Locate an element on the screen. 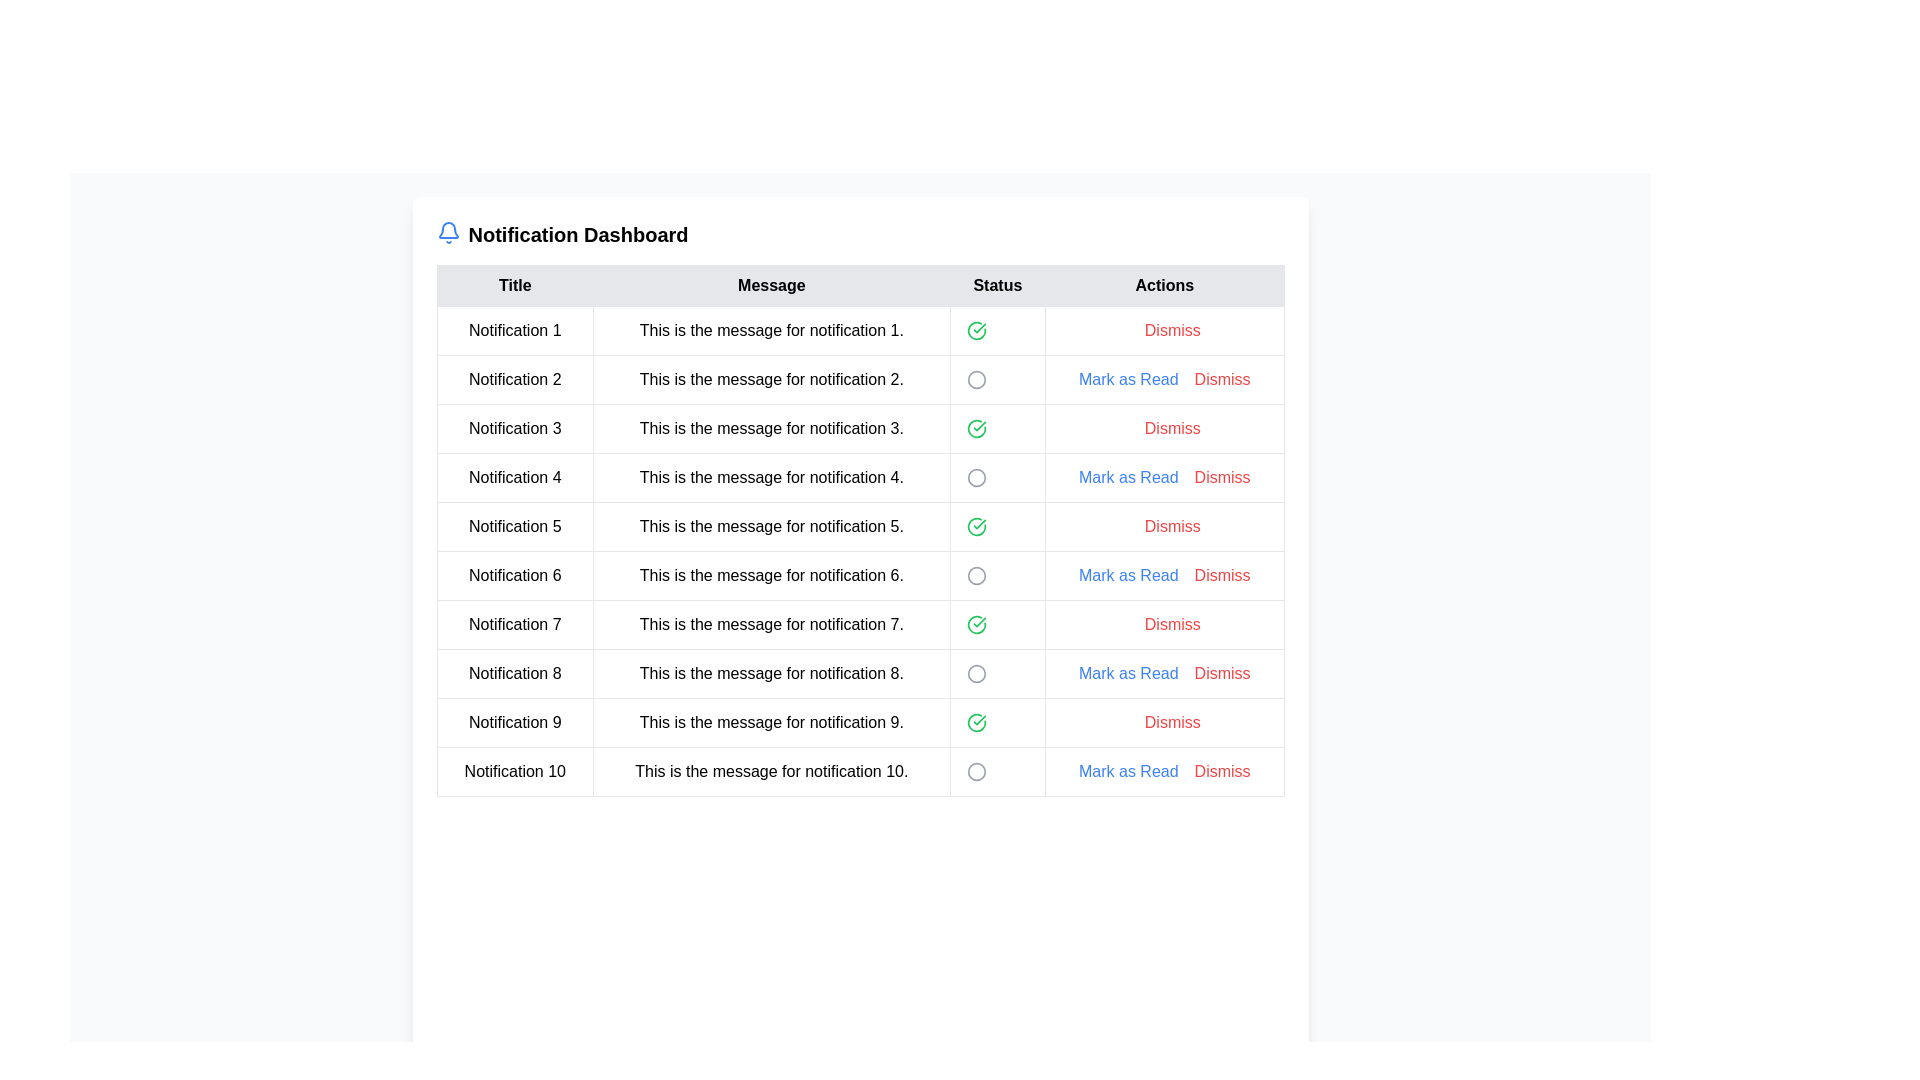 The width and height of the screenshot is (1920, 1080). the interactive circular icon with a gray border in the 'Status' cell for the 'Notification 10' row to change its state from unchecked to checked is located at coordinates (976, 770).